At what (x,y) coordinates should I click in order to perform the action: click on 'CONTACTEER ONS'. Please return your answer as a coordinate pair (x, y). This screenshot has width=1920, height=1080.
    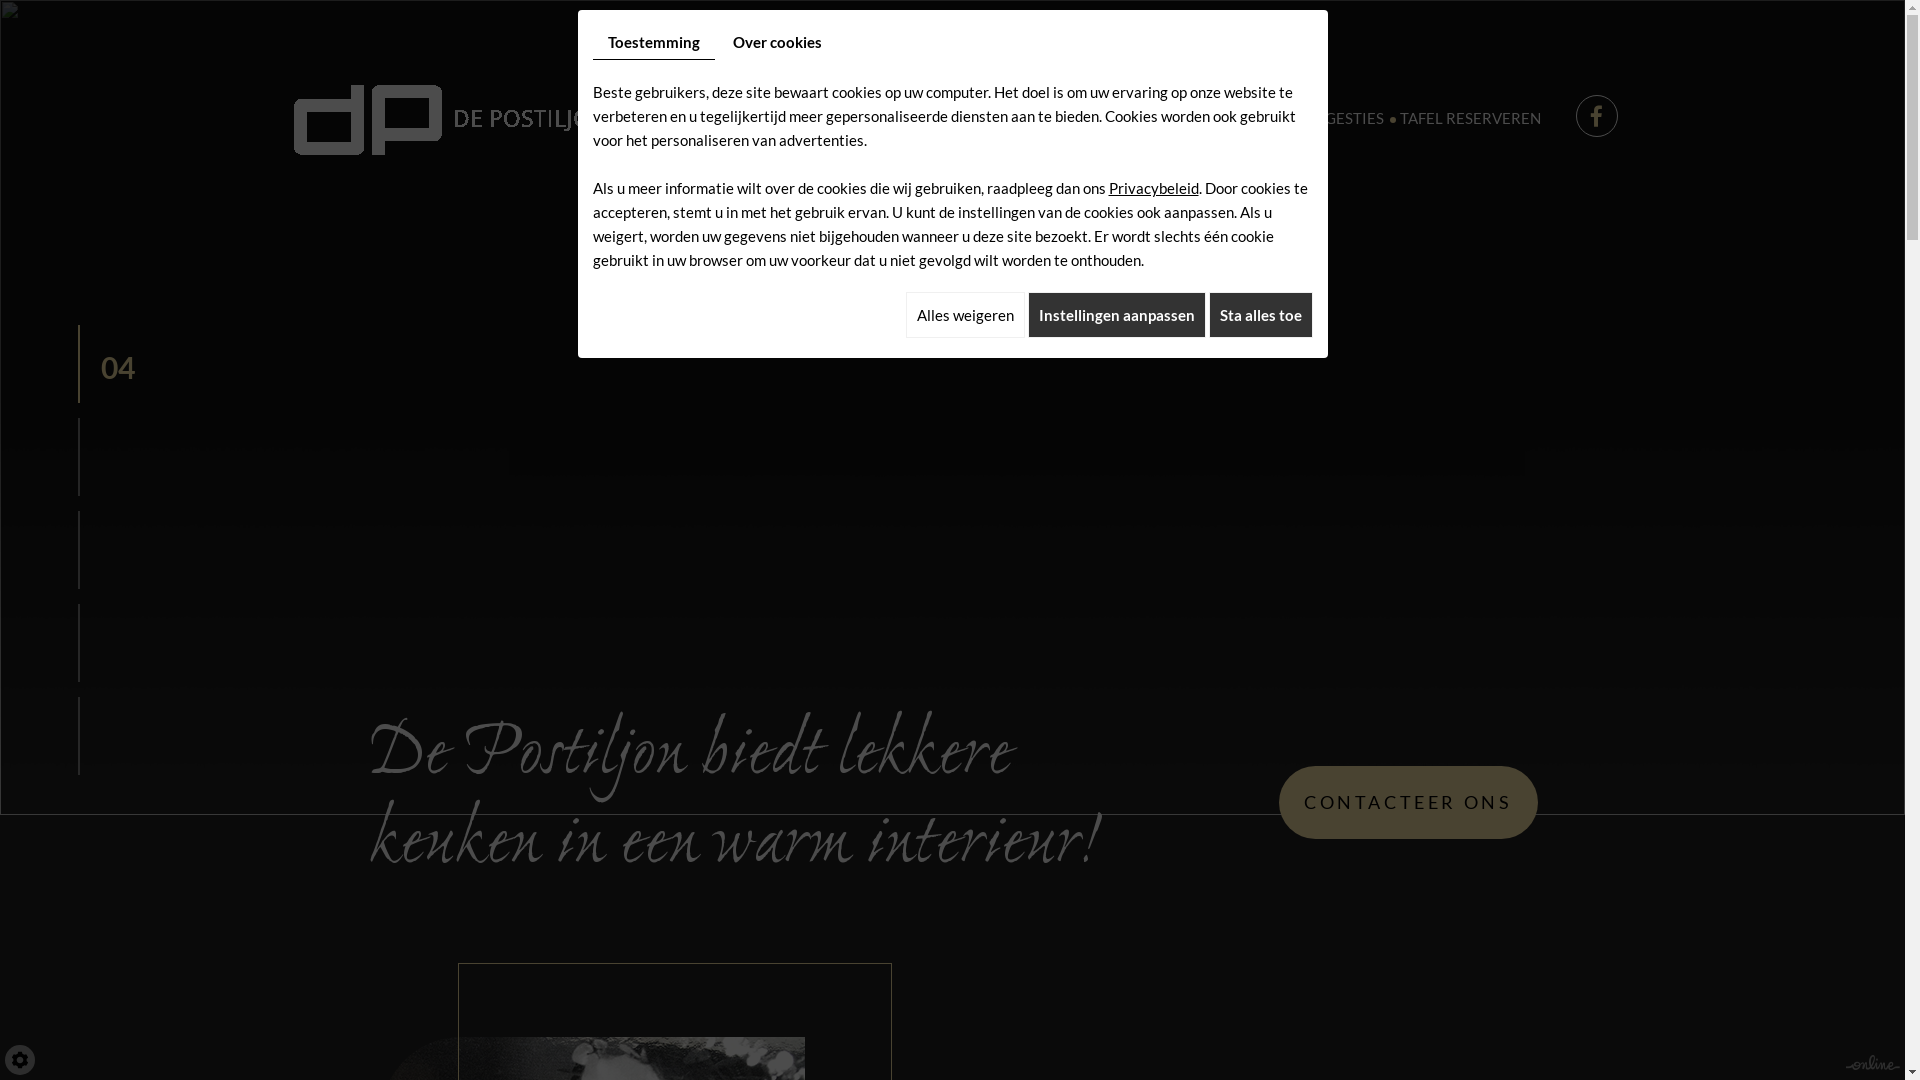
    Looking at the image, I should click on (1406, 801).